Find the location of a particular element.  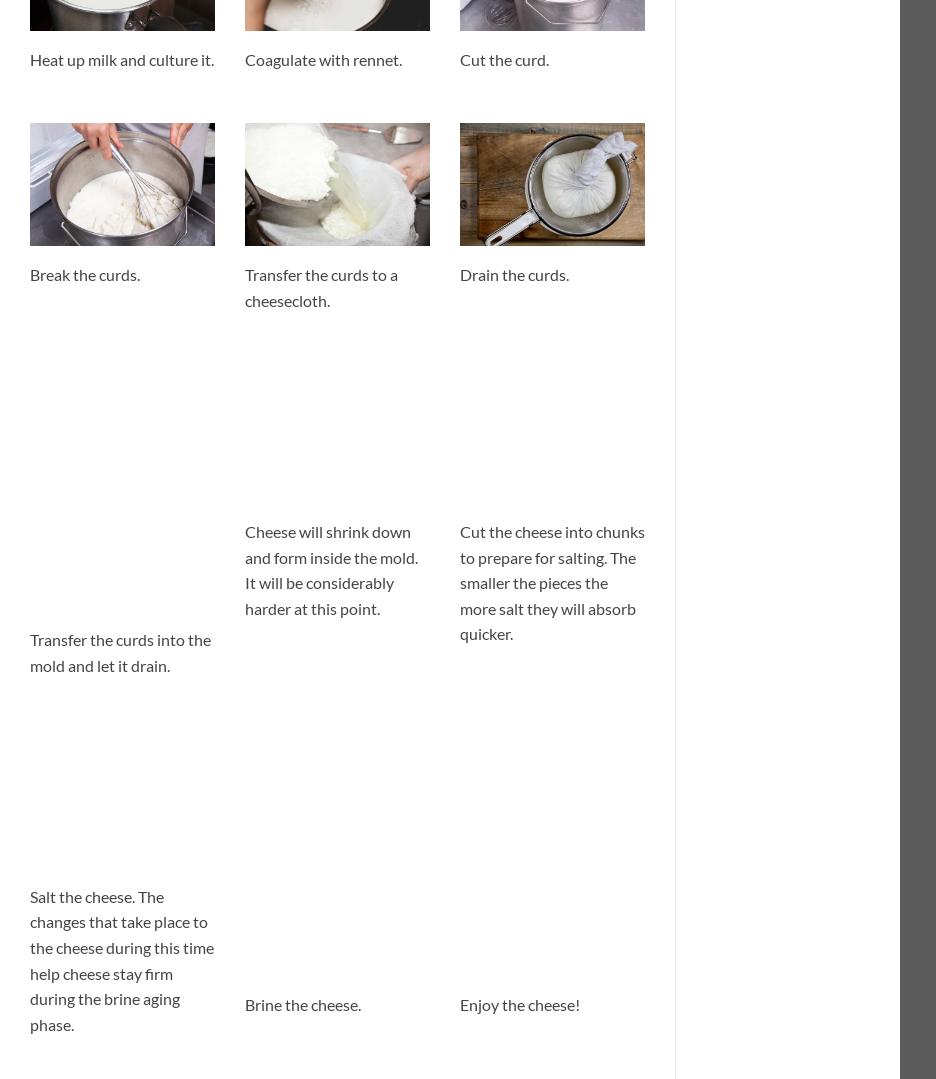

'Enjoy the cheese!' is located at coordinates (520, 1003).